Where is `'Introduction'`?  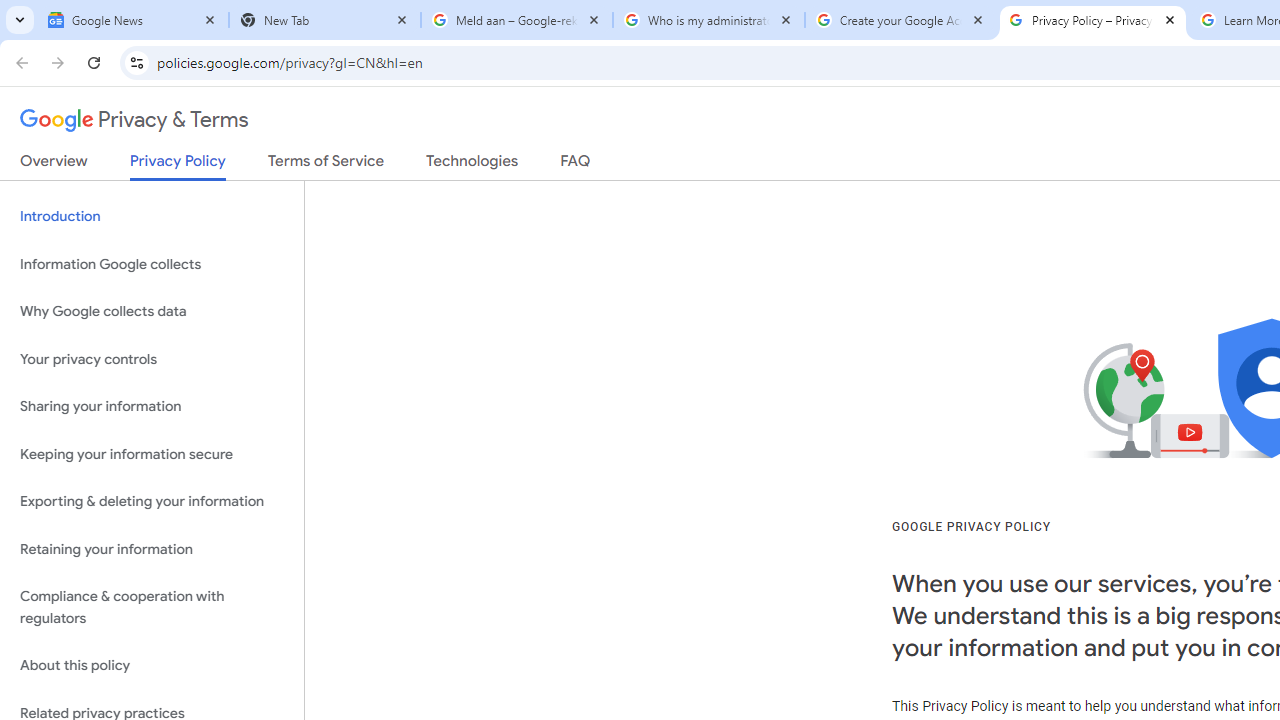 'Introduction' is located at coordinates (151, 217).